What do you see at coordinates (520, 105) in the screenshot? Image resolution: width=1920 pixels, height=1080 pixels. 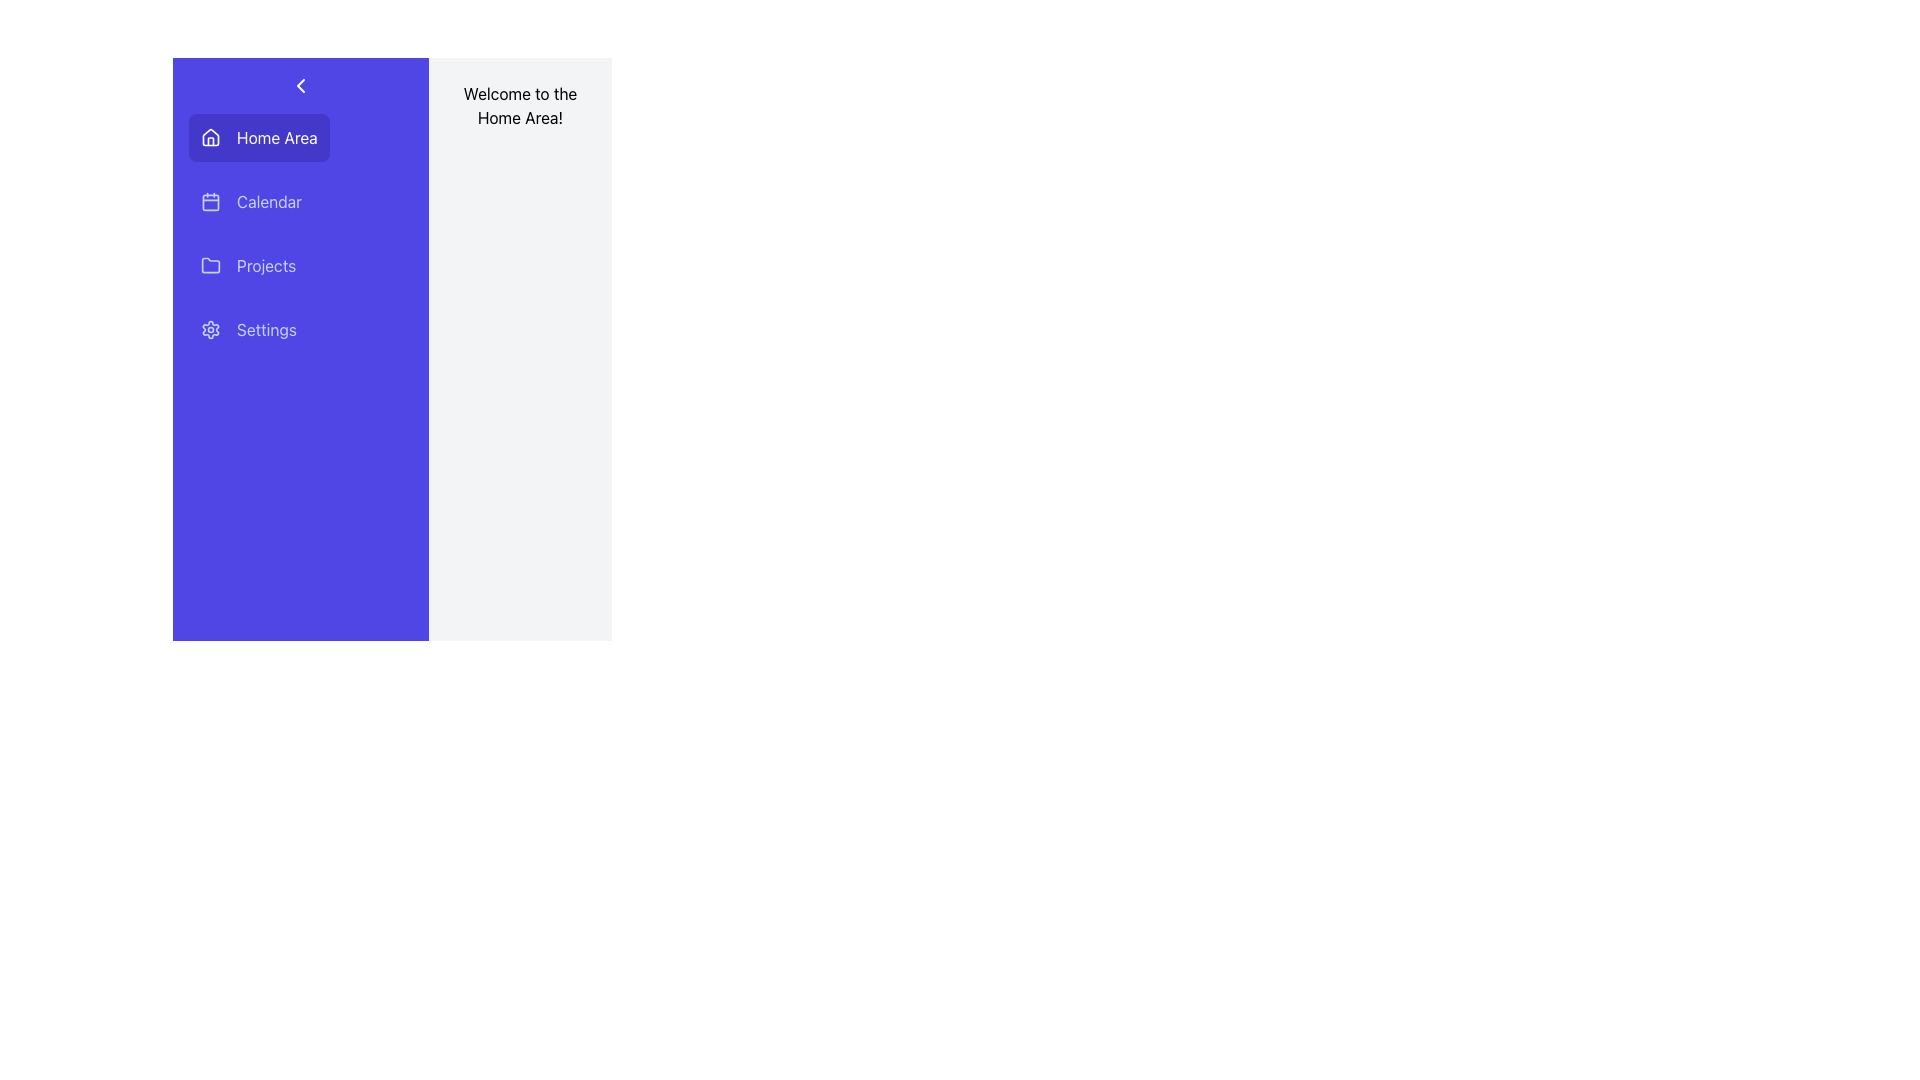 I see `text from the prominently displayed text label that says 'Welcome to the Home Area!' located in the top-right portion of the interface within a light gray rectangular area` at bounding box center [520, 105].